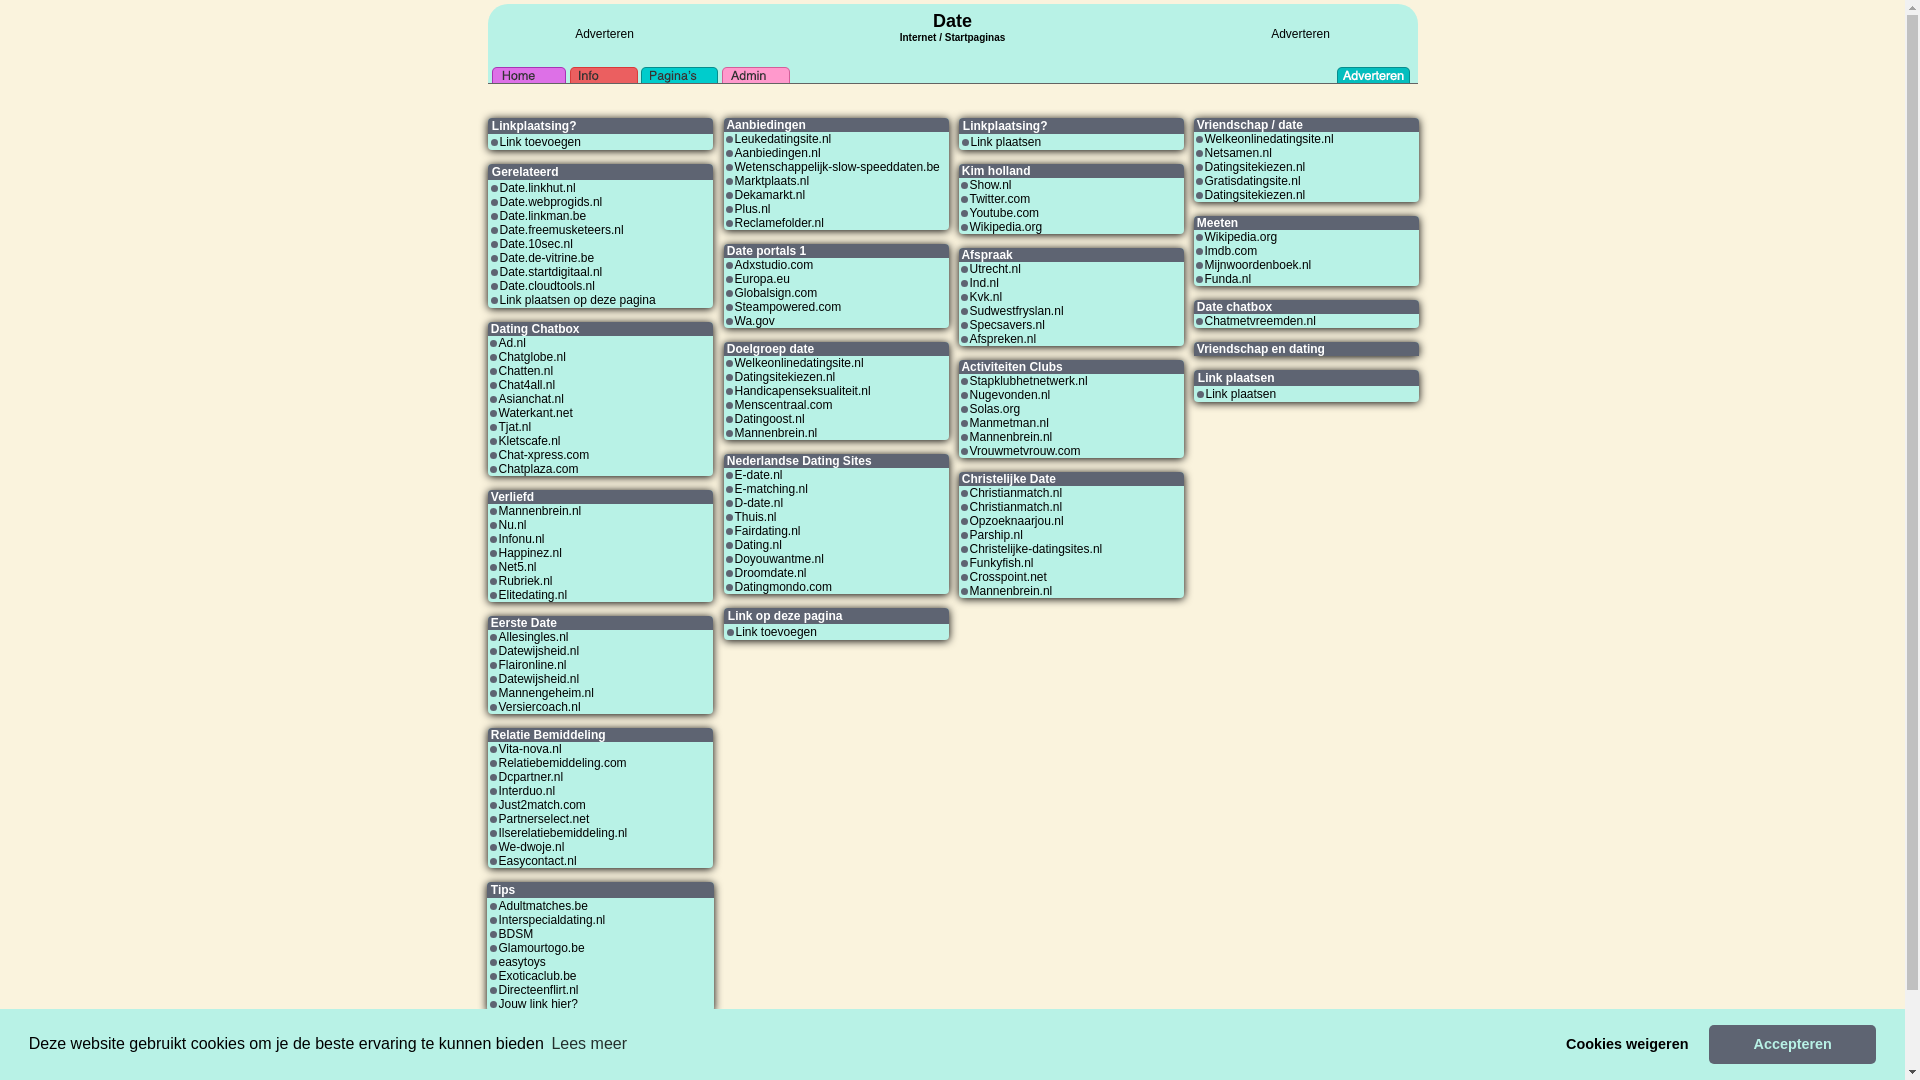 The height and width of the screenshot is (1080, 1920). Describe the element at coordinates (536, 242) in the screenshot. I see `'Date.10sec.nl'` at that location.